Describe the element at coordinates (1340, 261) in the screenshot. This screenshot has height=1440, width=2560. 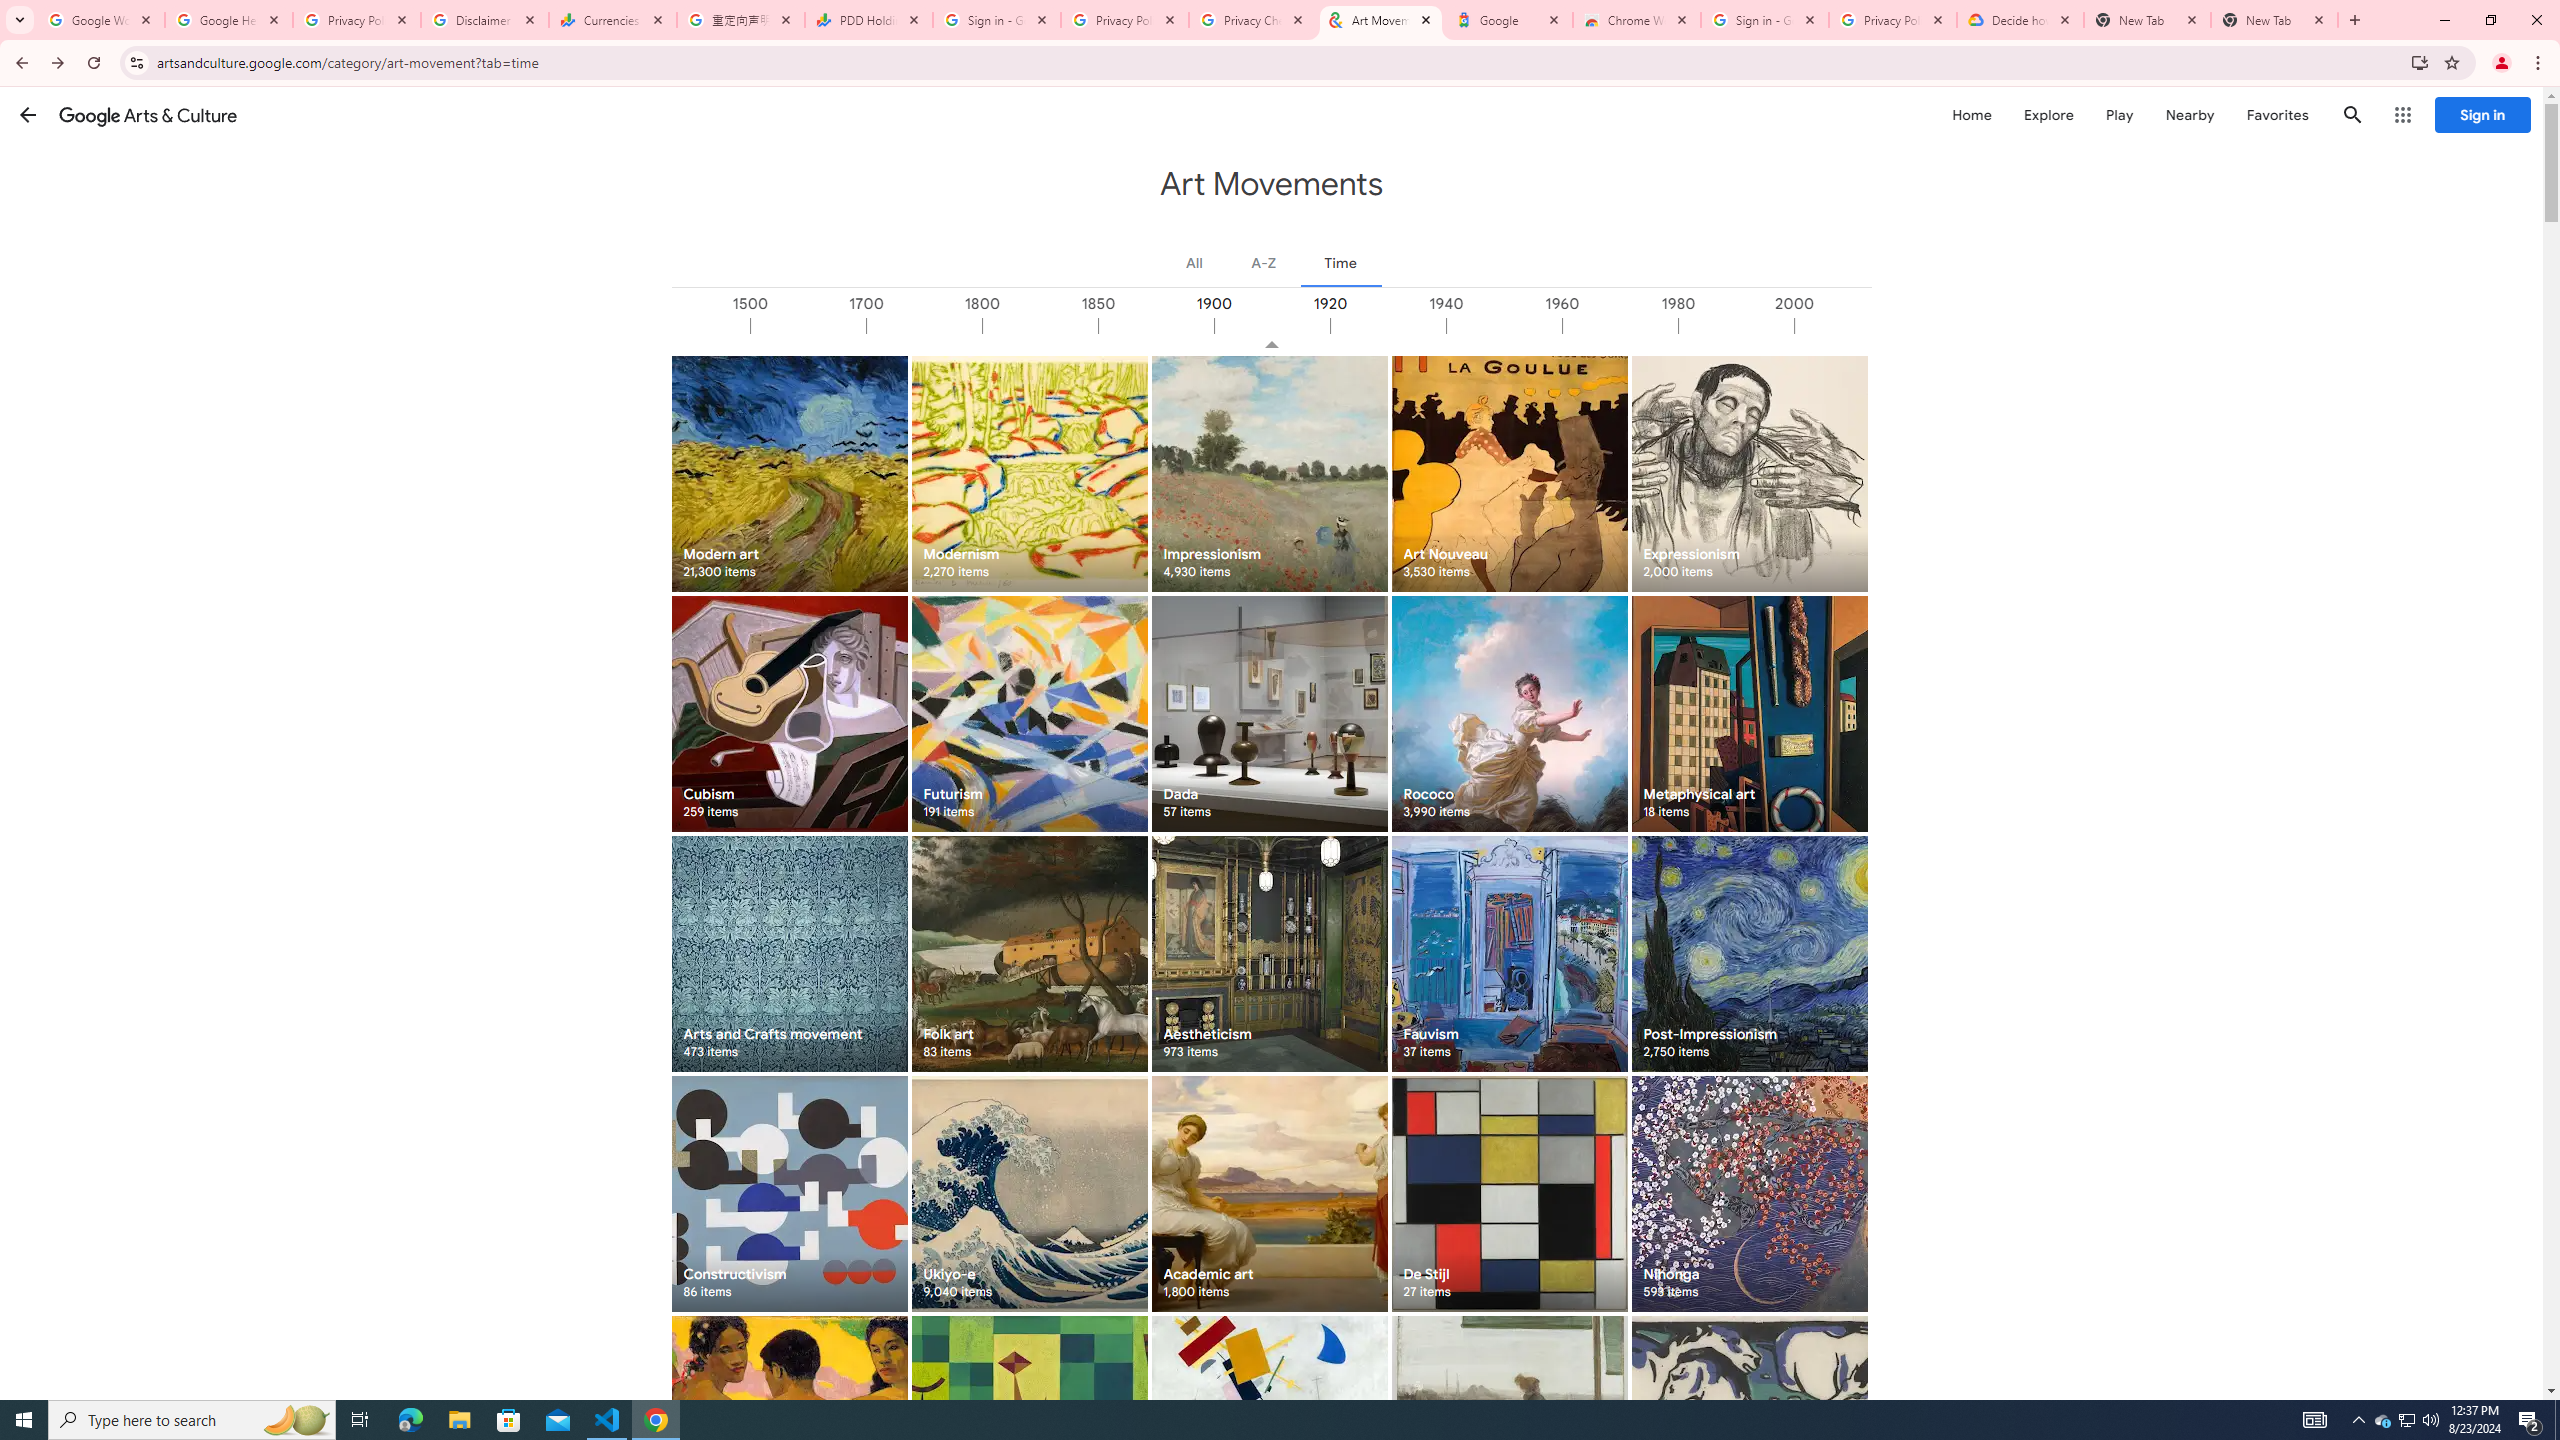
I see `'Time'` at that location.